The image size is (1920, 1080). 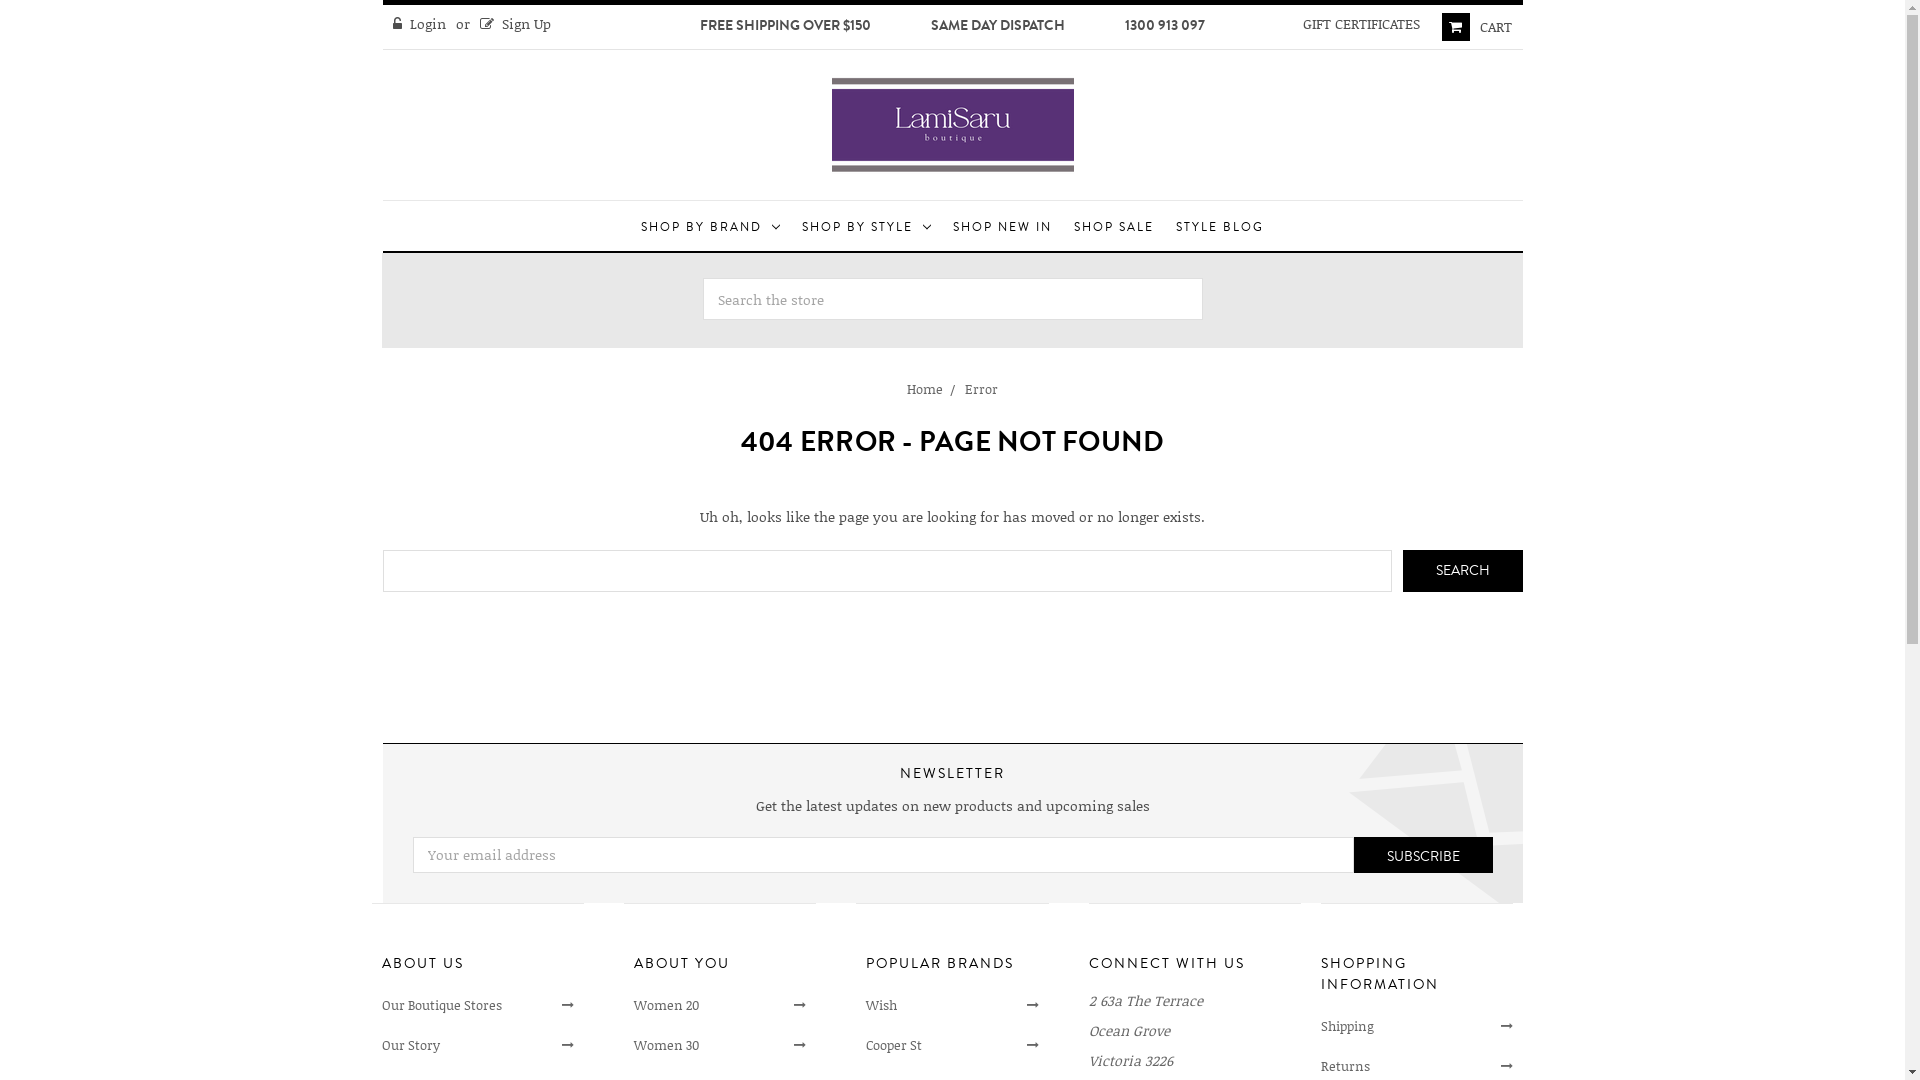 I want to click on 'SHOP BY BRAND', so click(x=629, y=225).